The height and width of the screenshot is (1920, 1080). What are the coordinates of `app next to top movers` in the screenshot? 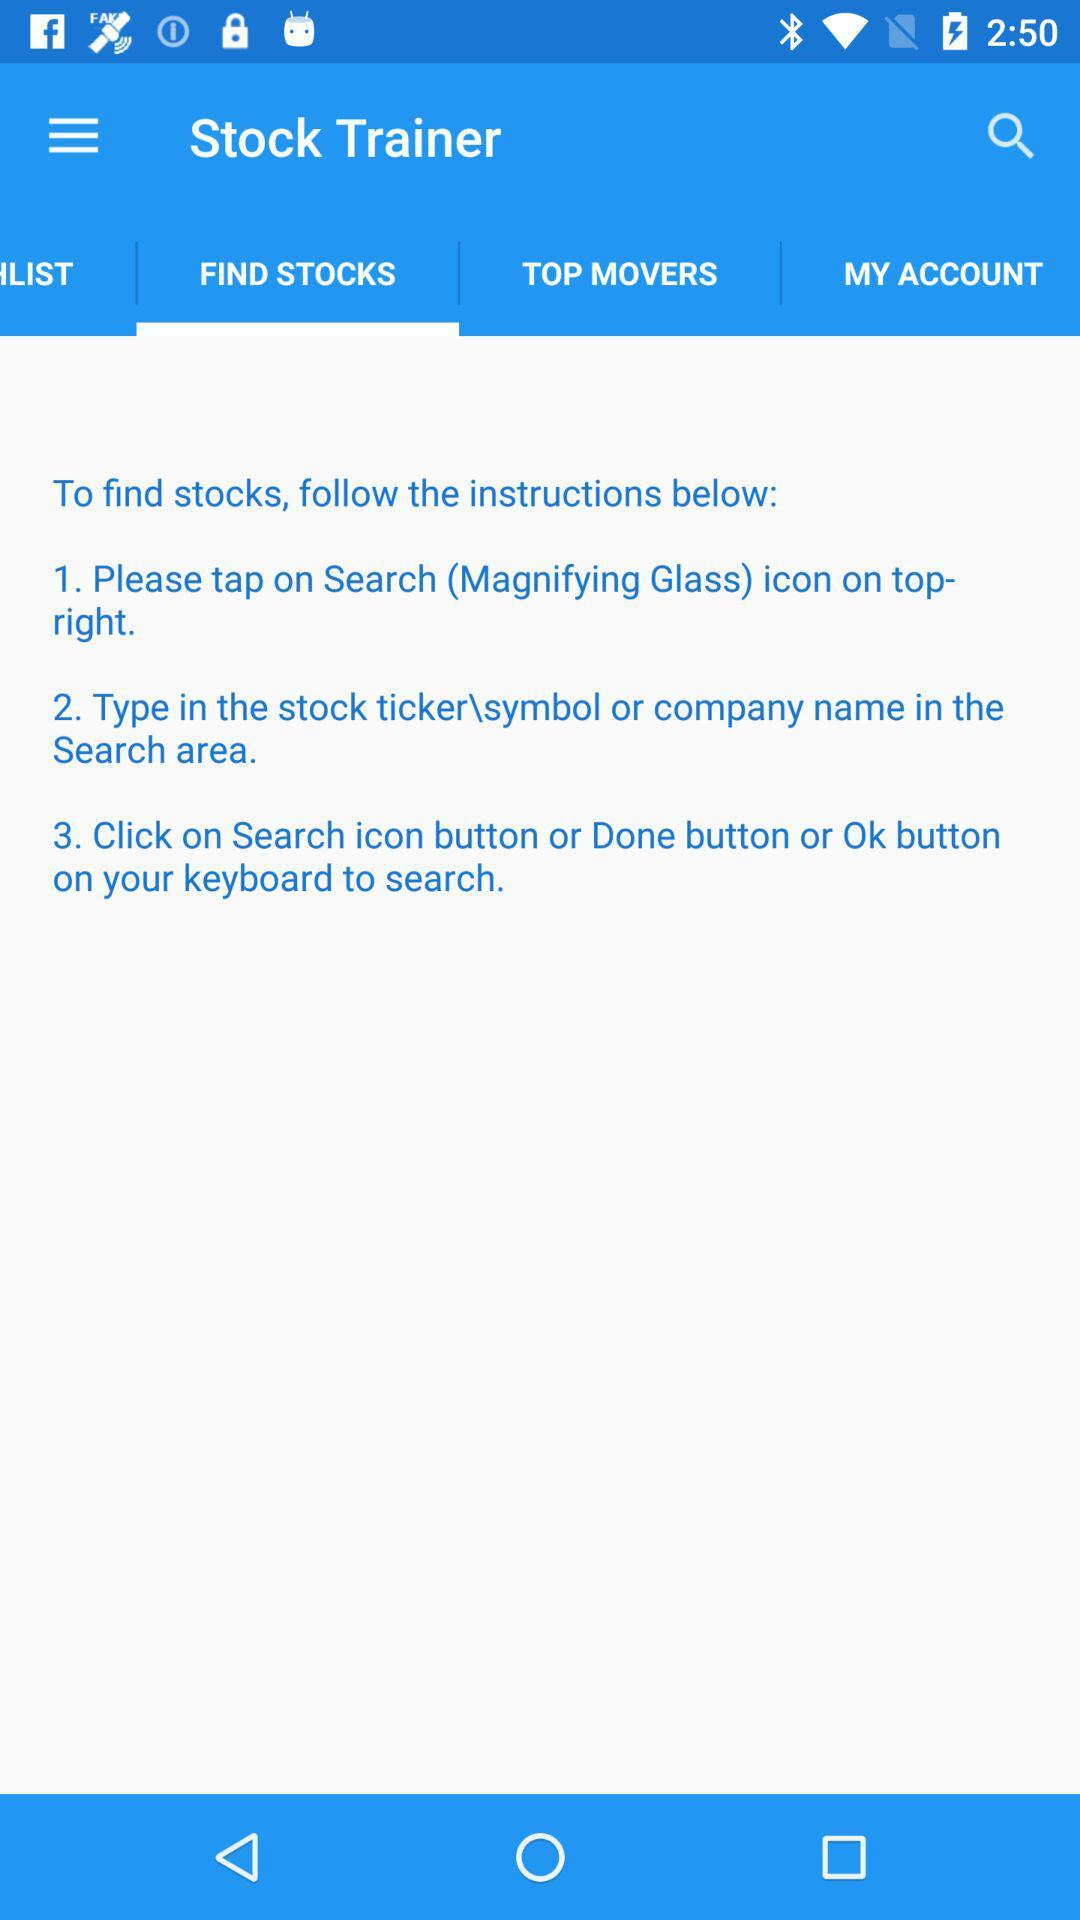 It's located at (930, 272).